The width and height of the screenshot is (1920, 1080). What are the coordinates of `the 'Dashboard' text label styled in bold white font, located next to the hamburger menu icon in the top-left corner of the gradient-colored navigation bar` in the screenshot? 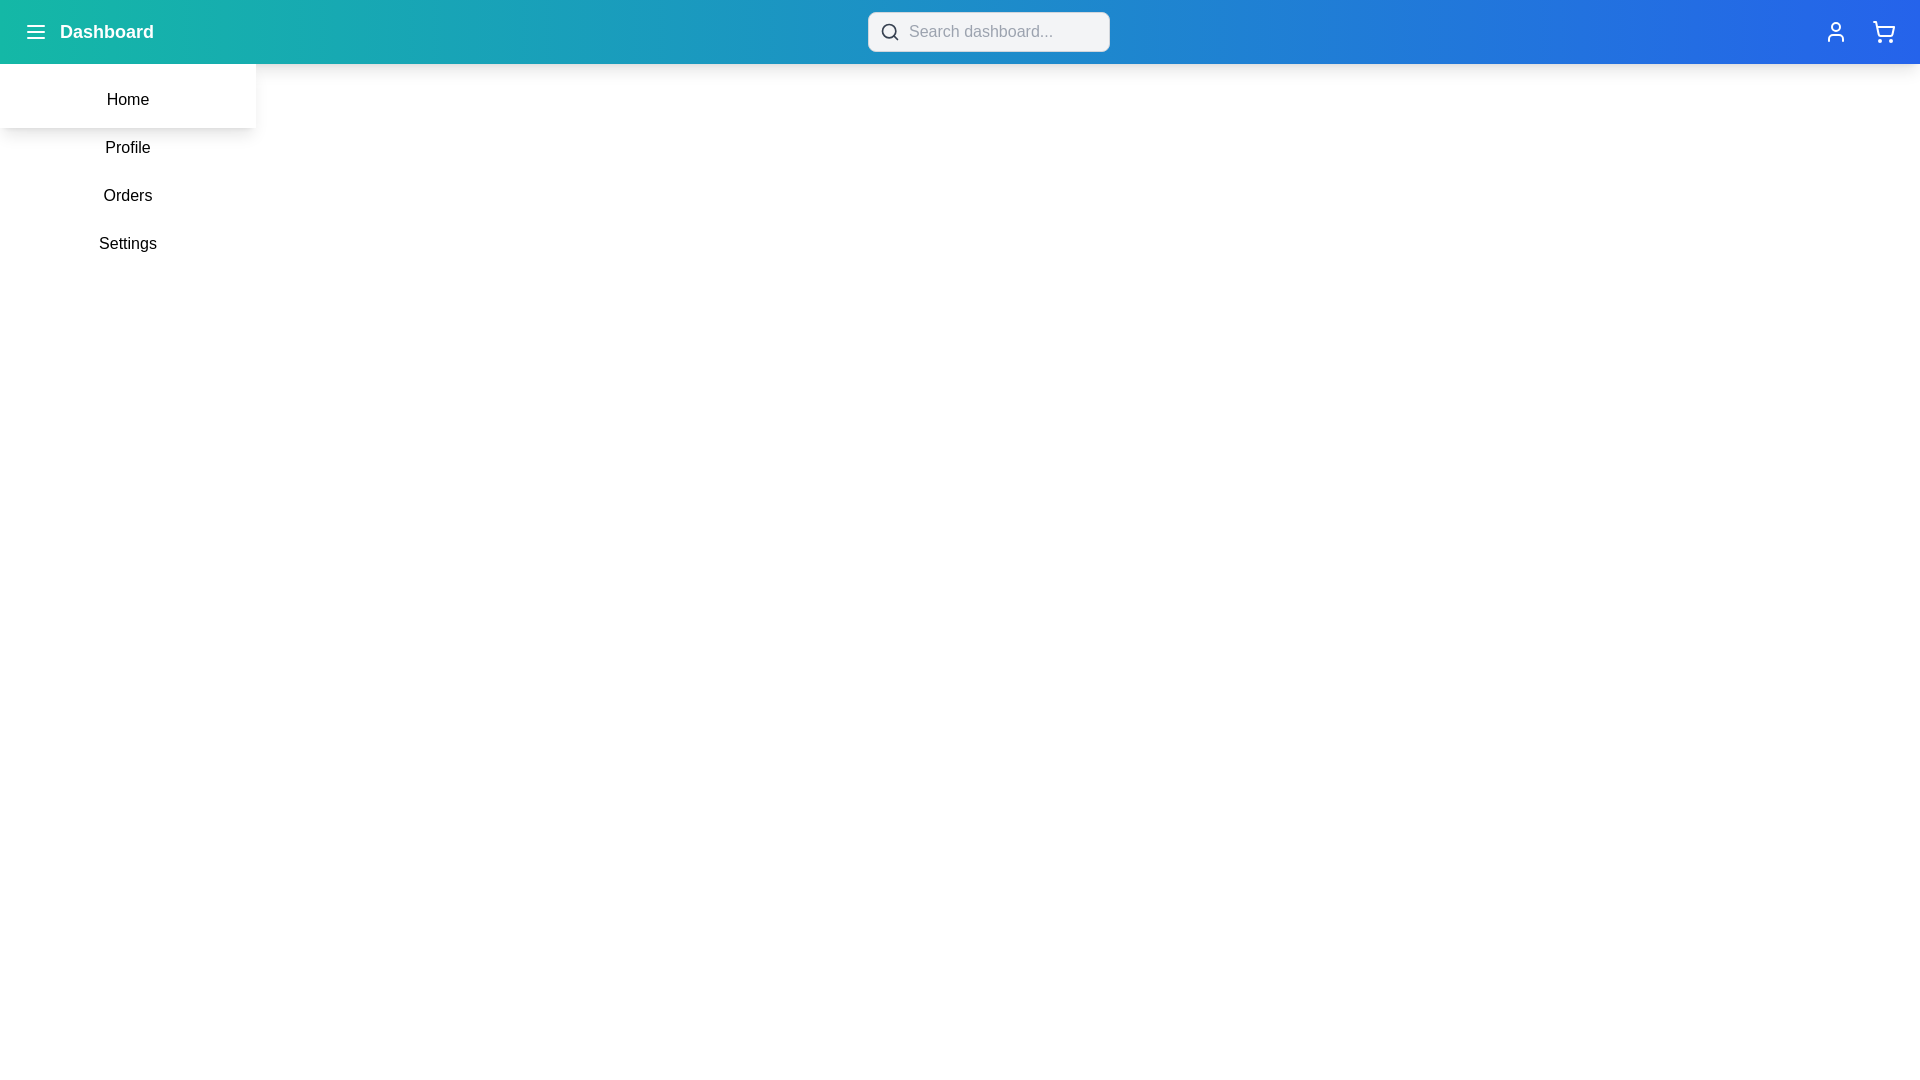 It's located at (88, 31).